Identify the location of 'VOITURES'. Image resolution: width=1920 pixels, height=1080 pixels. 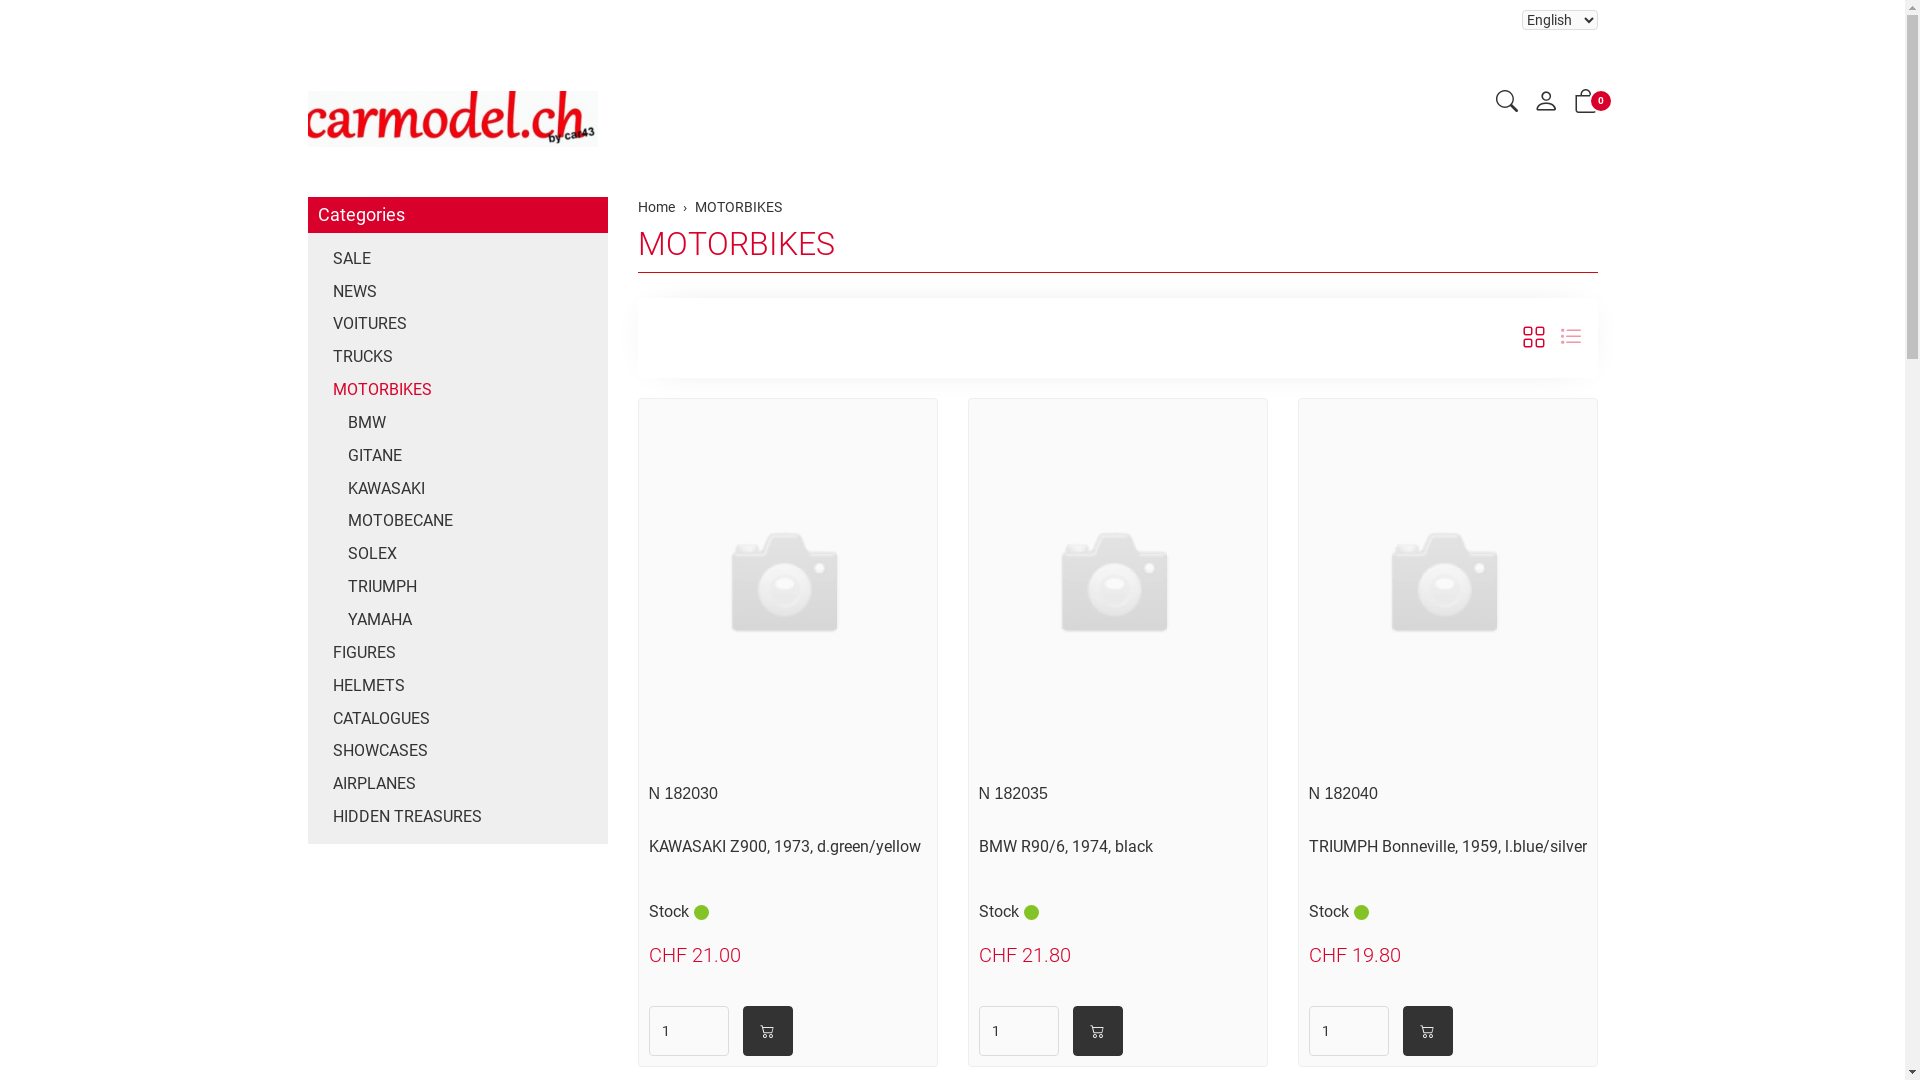
(456, 323).